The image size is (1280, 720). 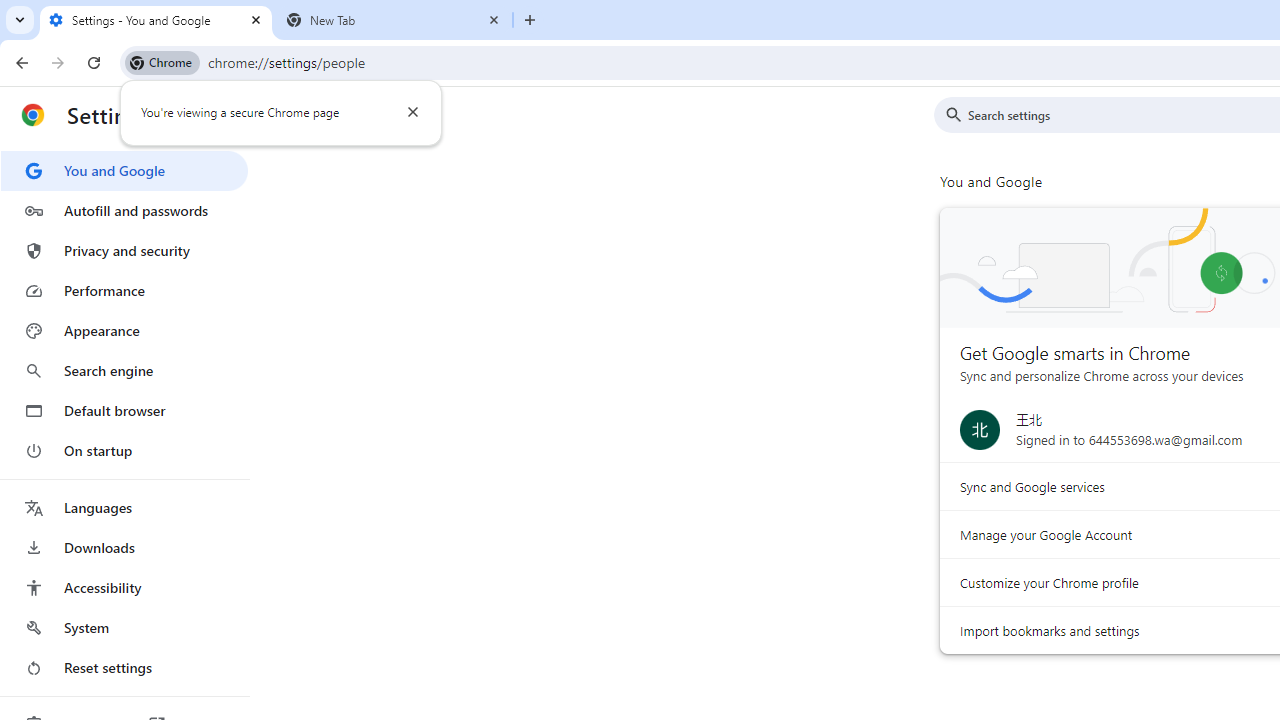 I want to click on 'Accessibility', so click(x=123, y=586).